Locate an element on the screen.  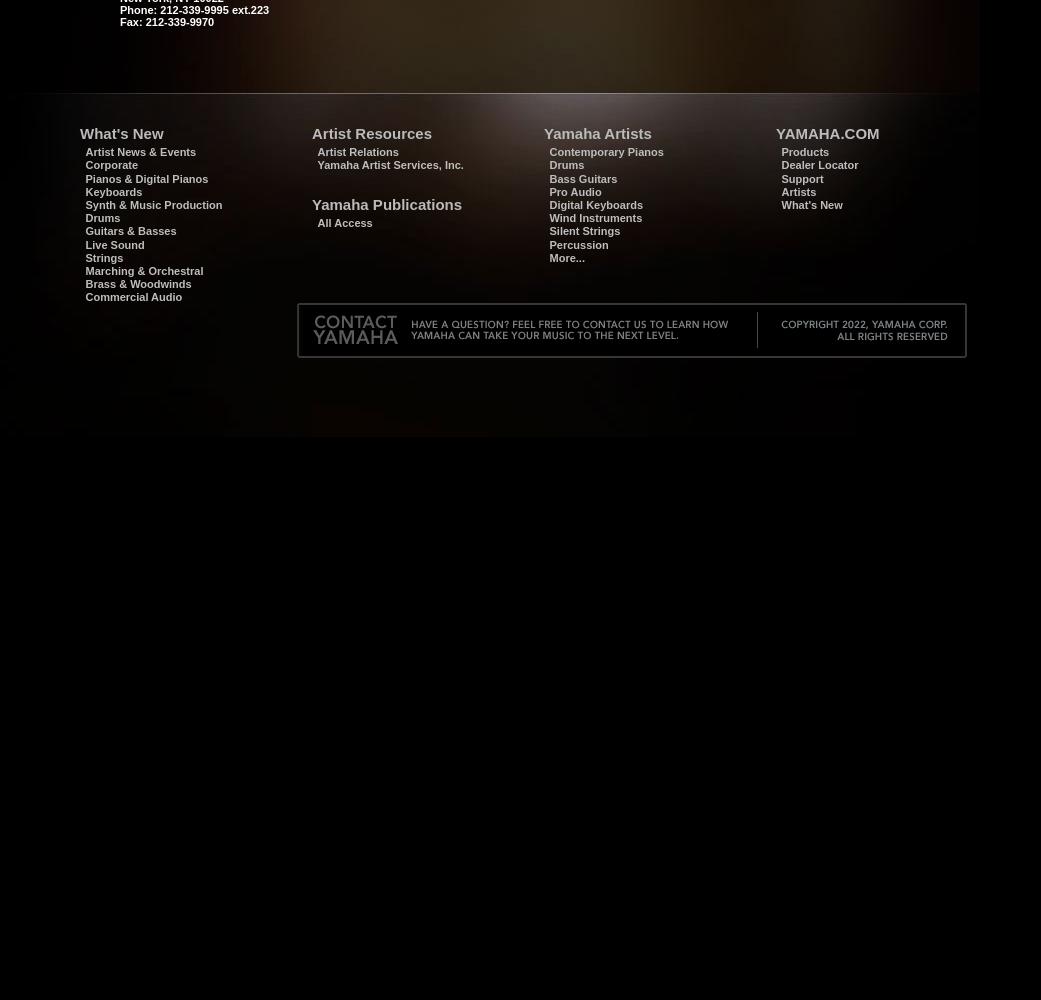
'Digital Keyboards' is located at coordinates (595, 203).